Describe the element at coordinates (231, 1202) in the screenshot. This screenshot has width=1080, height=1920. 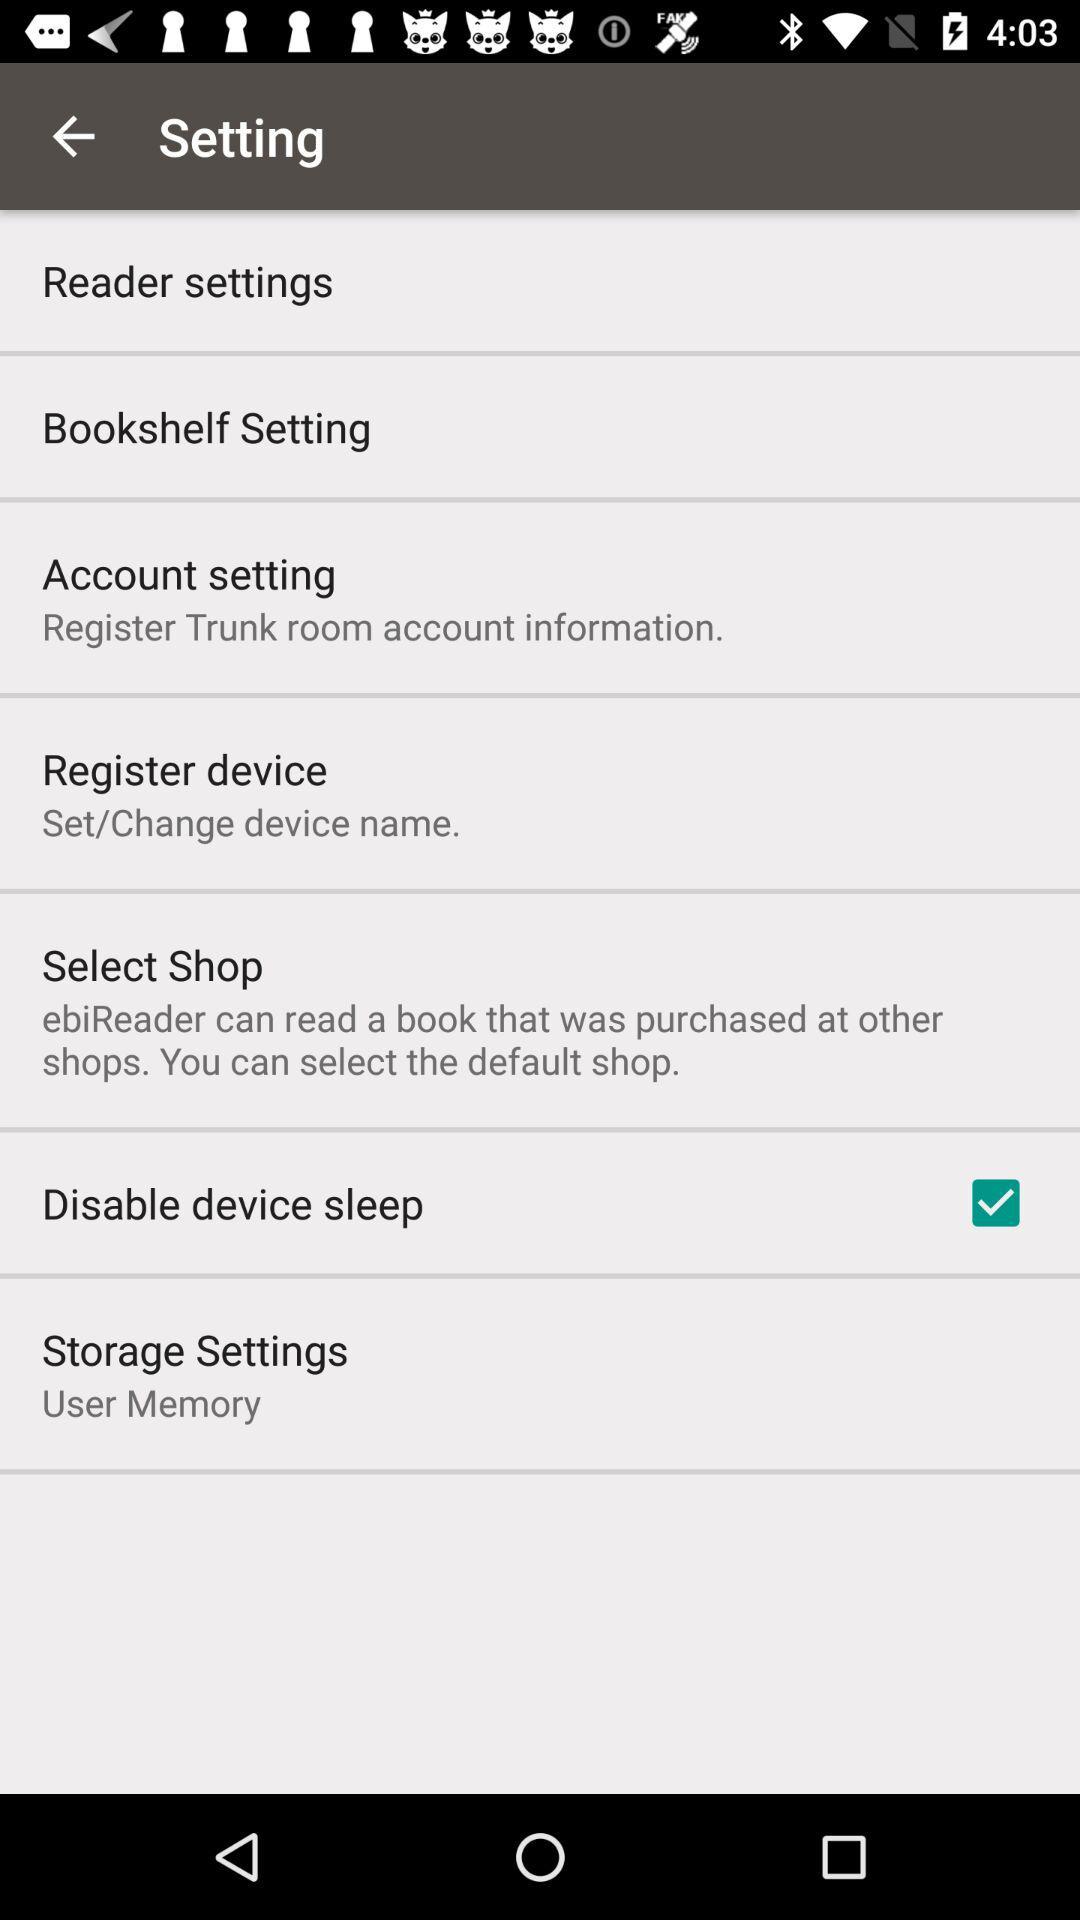
I see `item above storage settings` at that location.